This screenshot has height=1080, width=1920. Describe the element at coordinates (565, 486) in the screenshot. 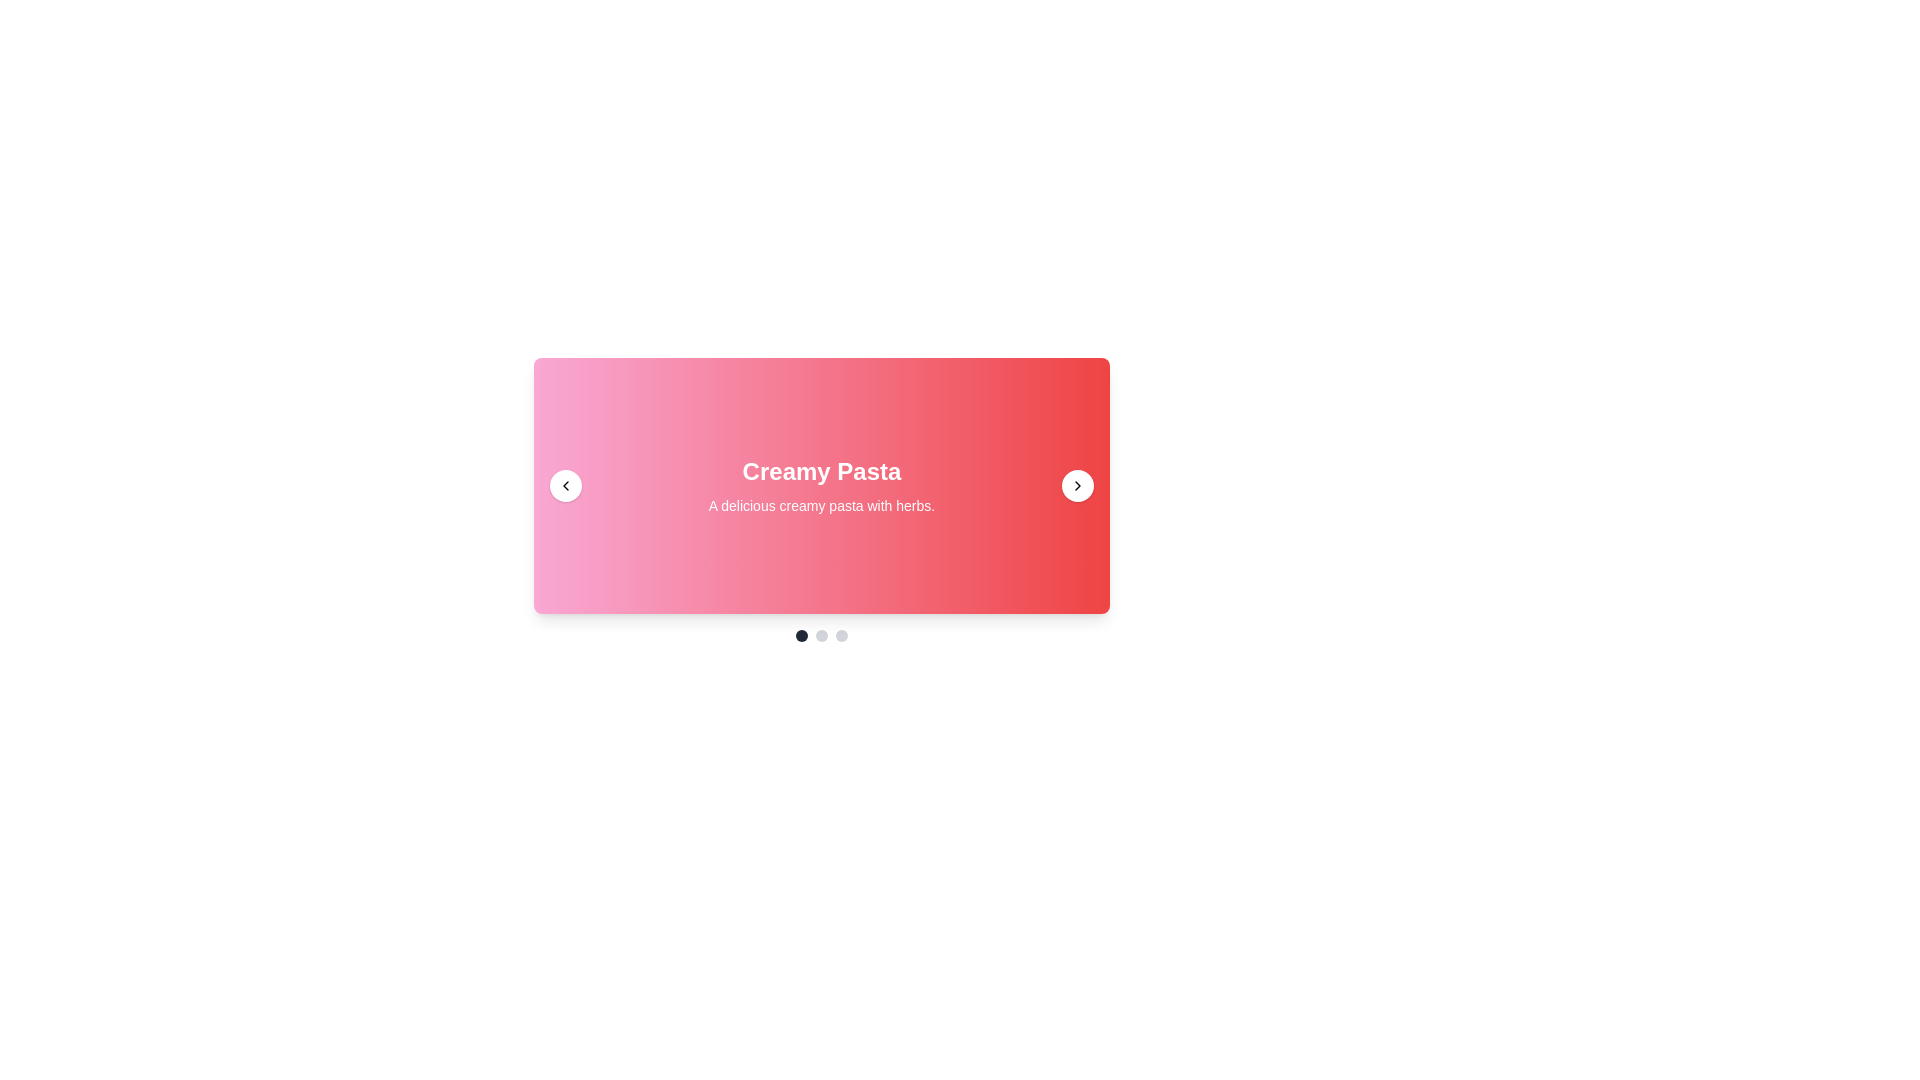

I see `the left-pointing chevron icon embedded within a circular button, located on the left edge of the rectangular card containing the text 'Creamy Pasta'` at that location.